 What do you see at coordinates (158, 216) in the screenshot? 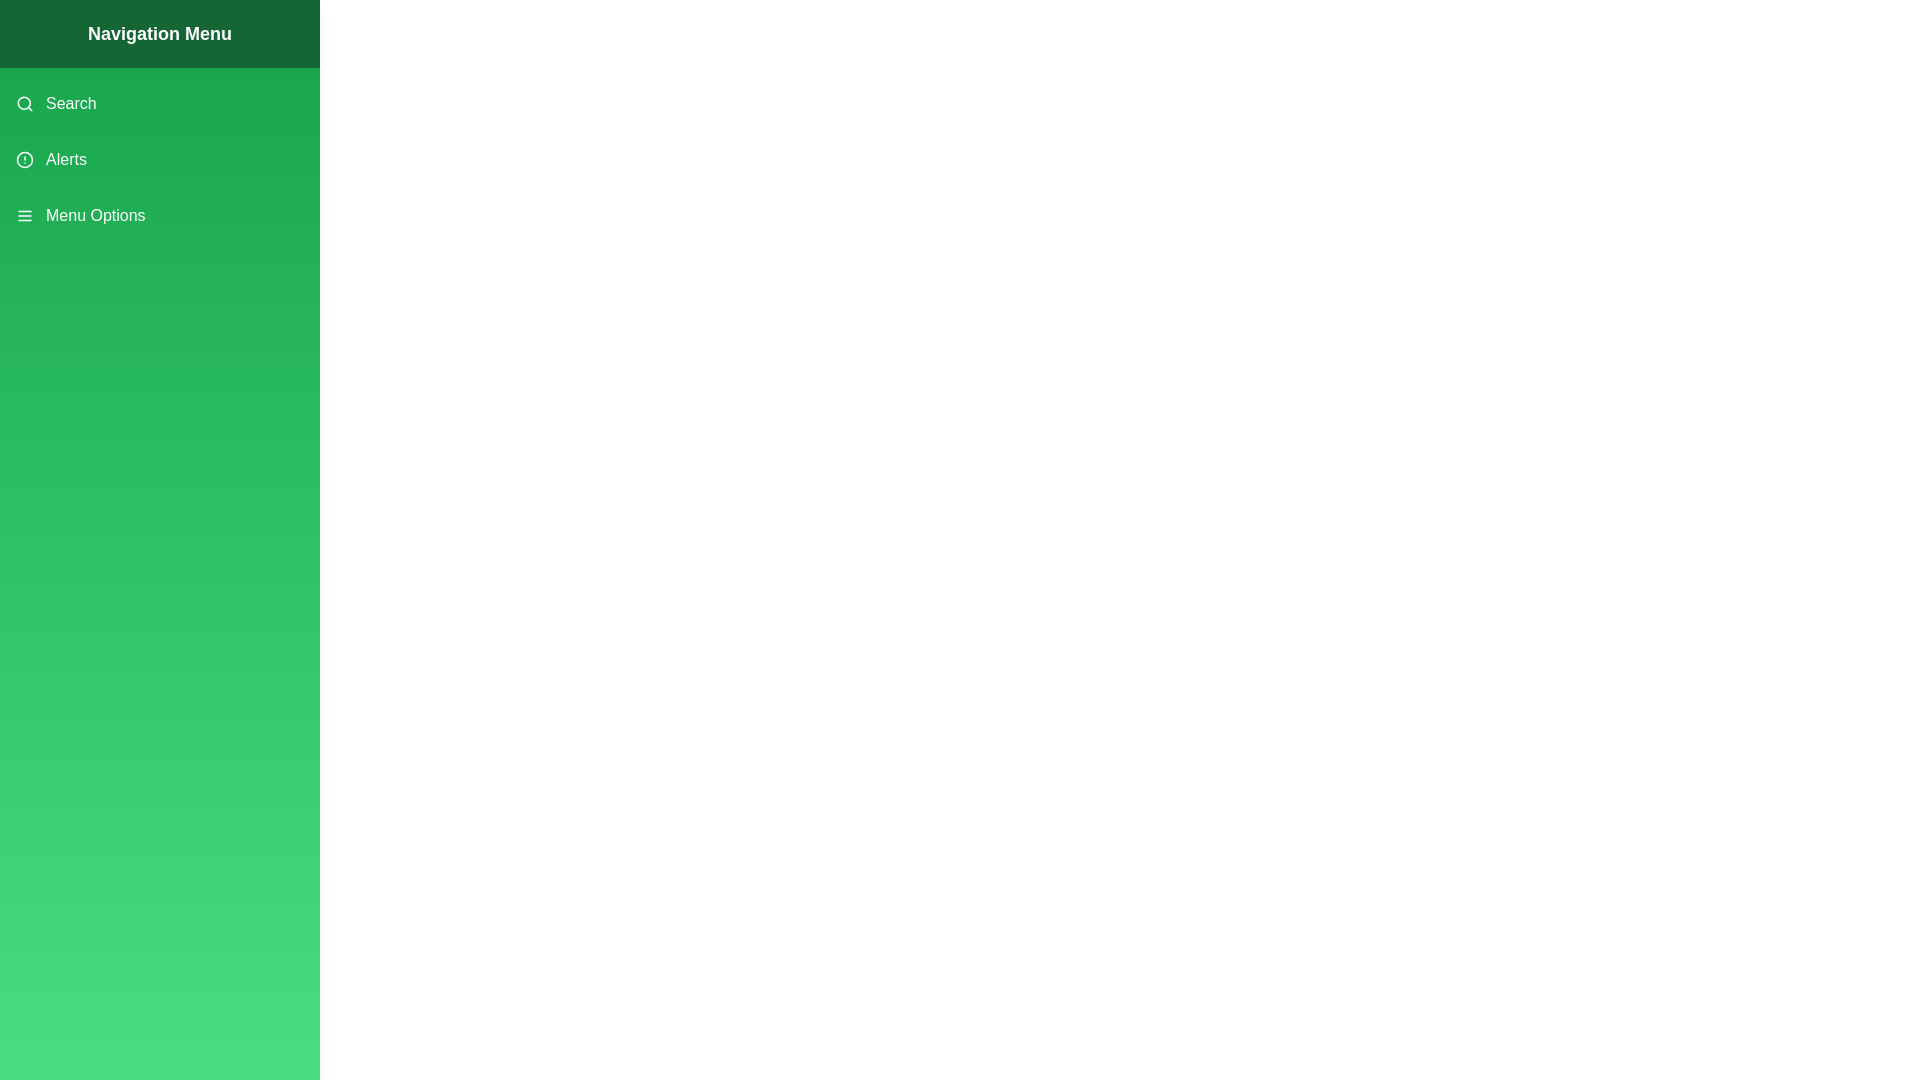
I see `the menu item Menu Options from the drawer` at bounding box center [158, 216].